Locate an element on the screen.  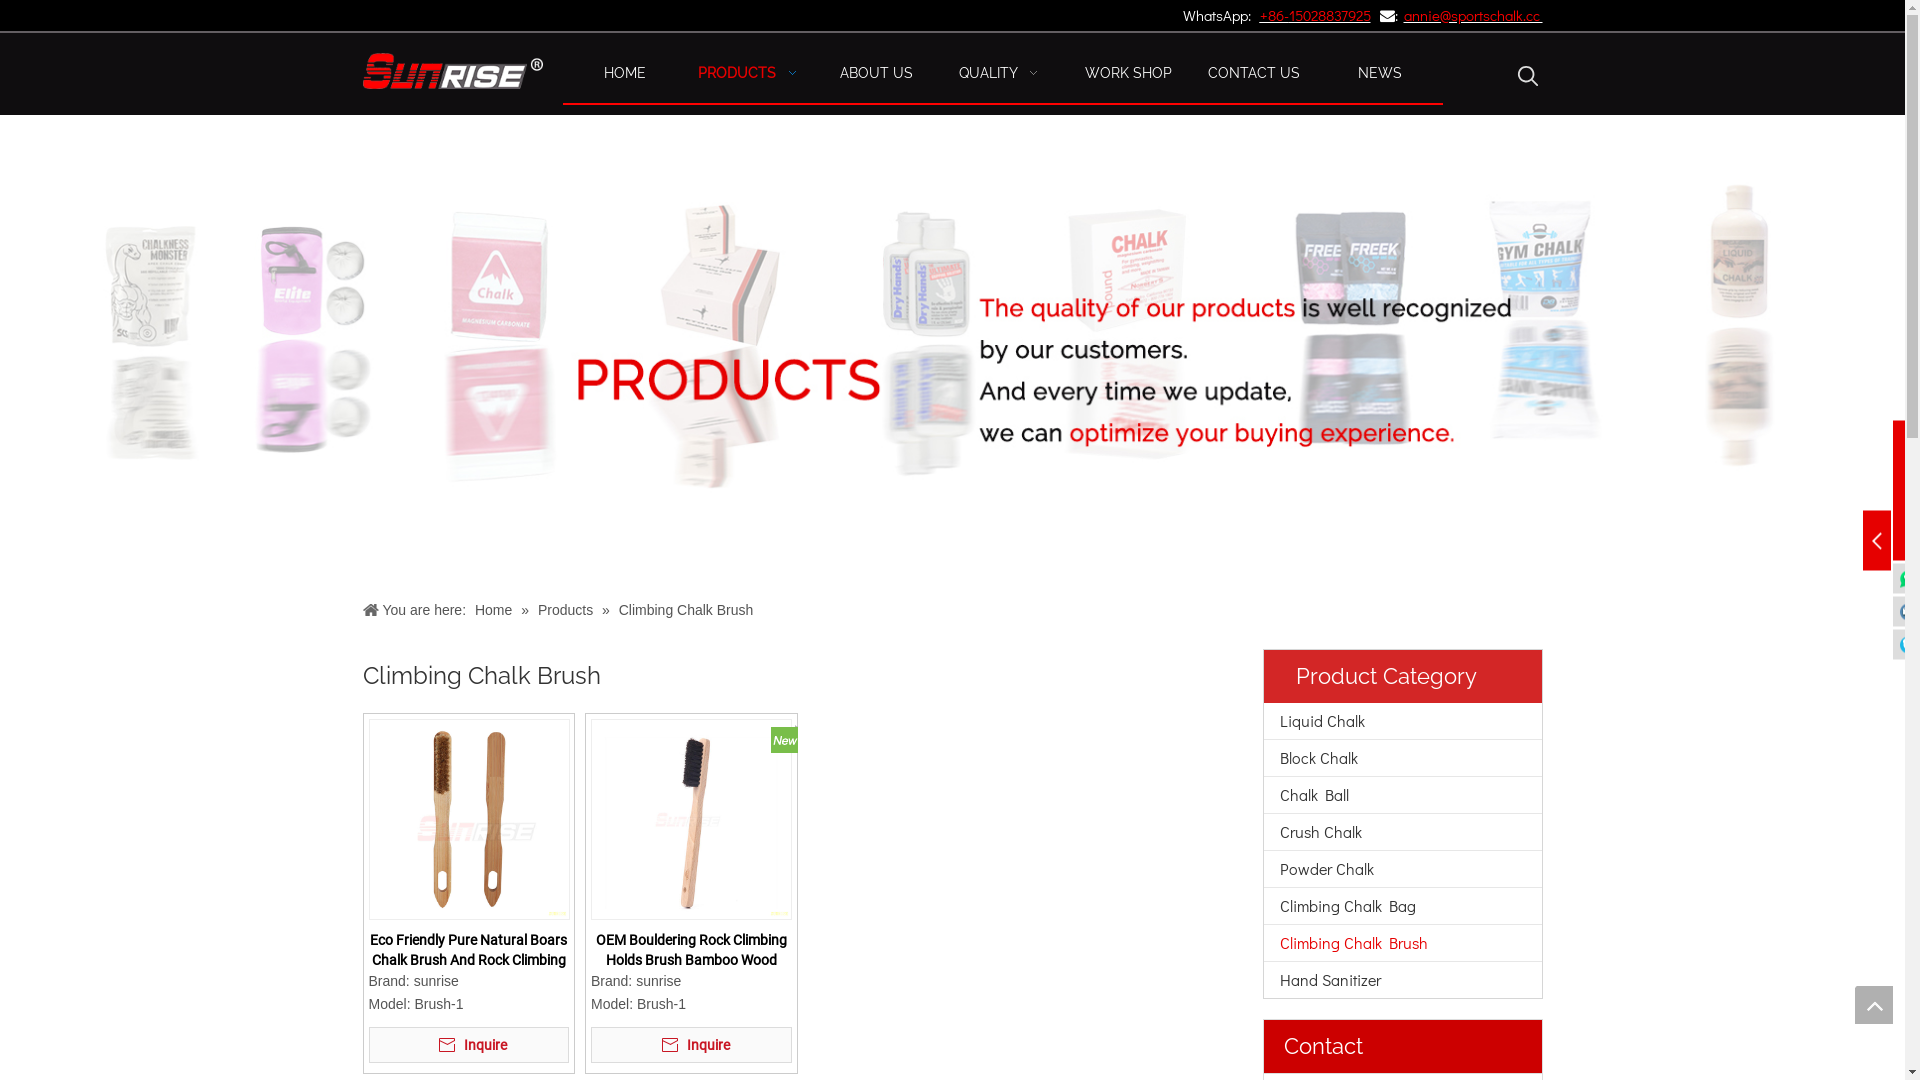
'WORK SHOP' is located at coordinates (1064, 72).